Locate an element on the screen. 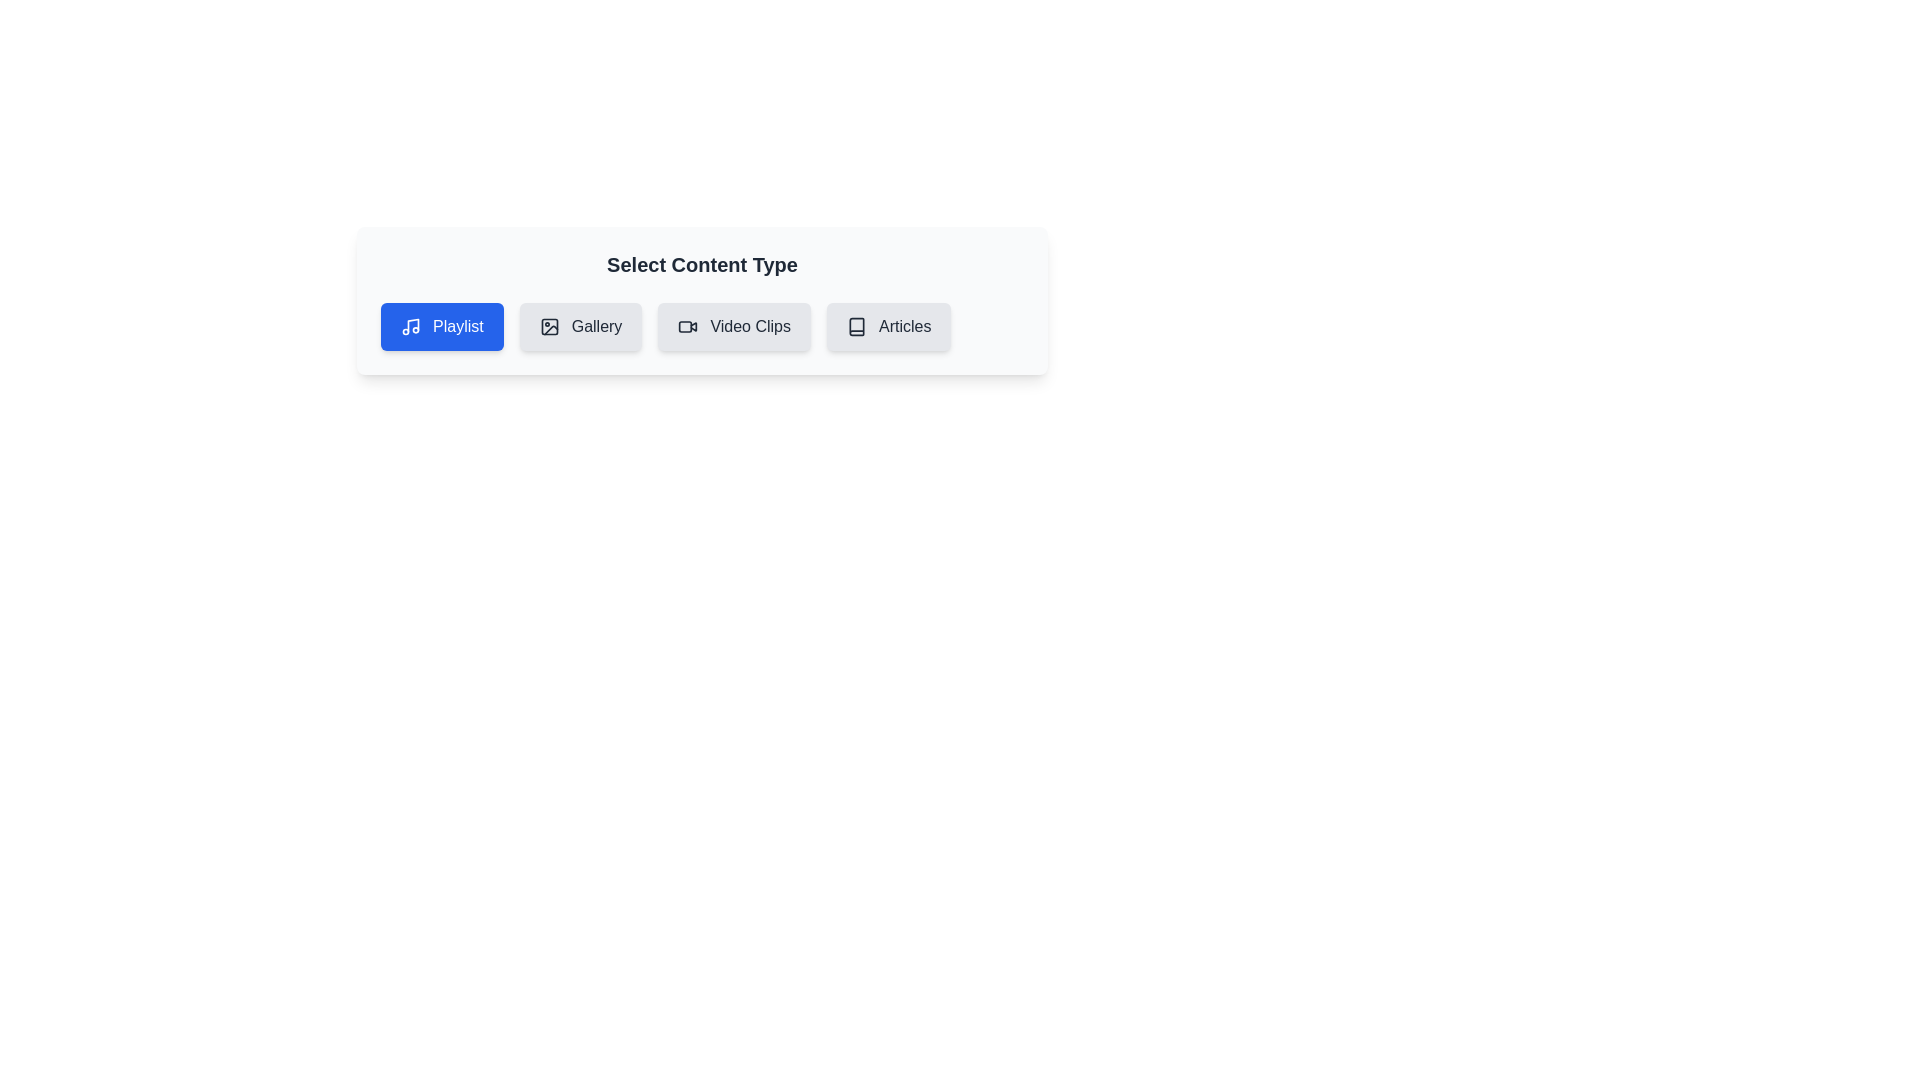  the chip labeled 'Video Clips' to observe its hover effect is located at coordinates (733, 326).